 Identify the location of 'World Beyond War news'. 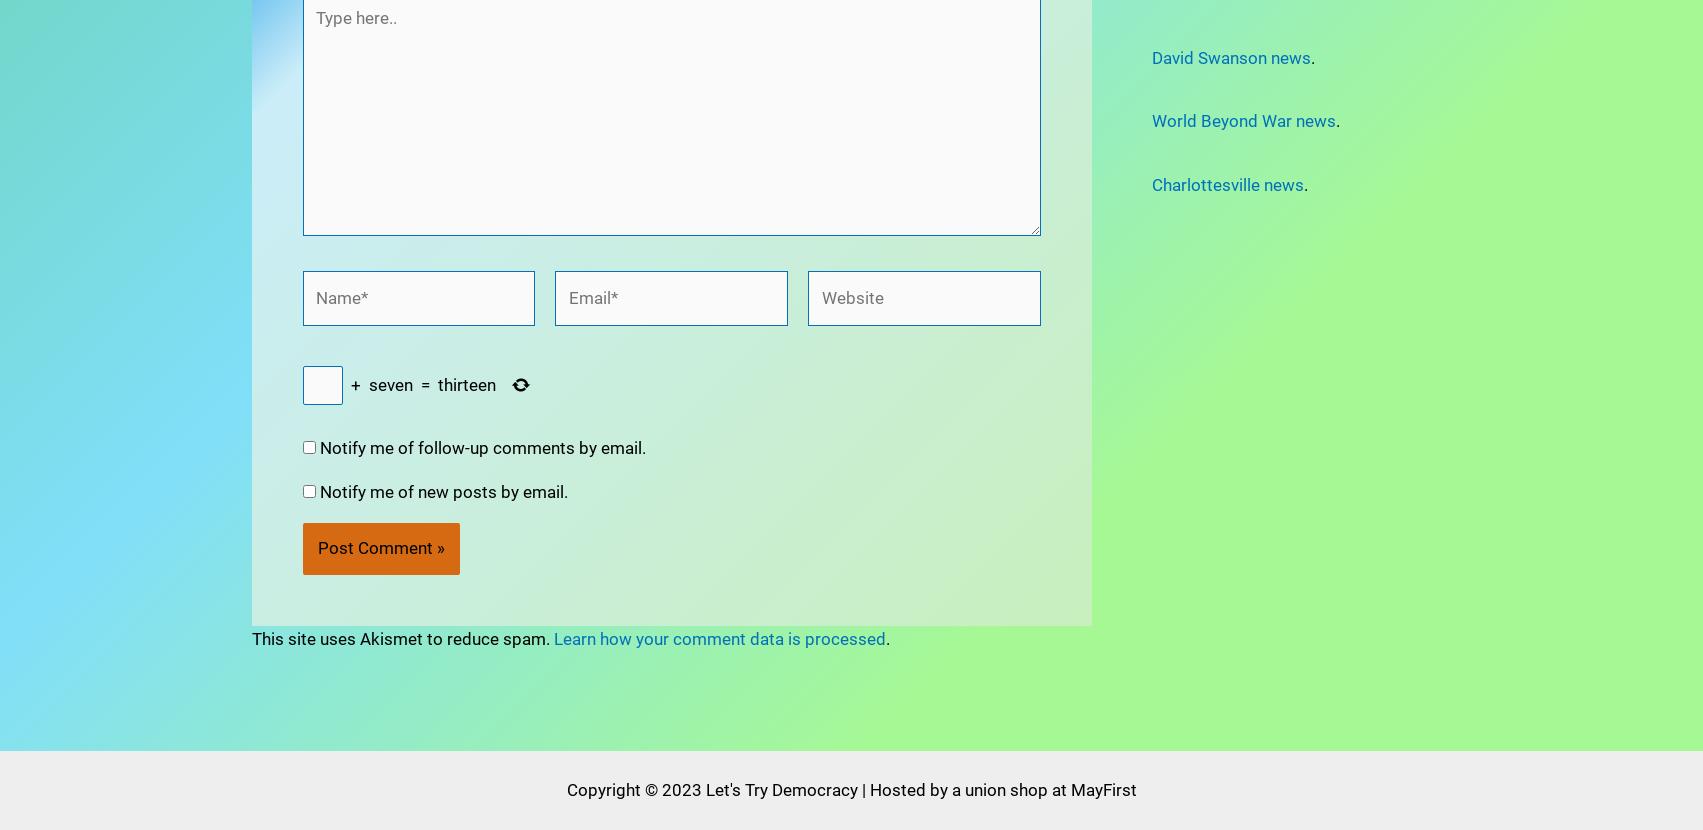
(1242, 121).